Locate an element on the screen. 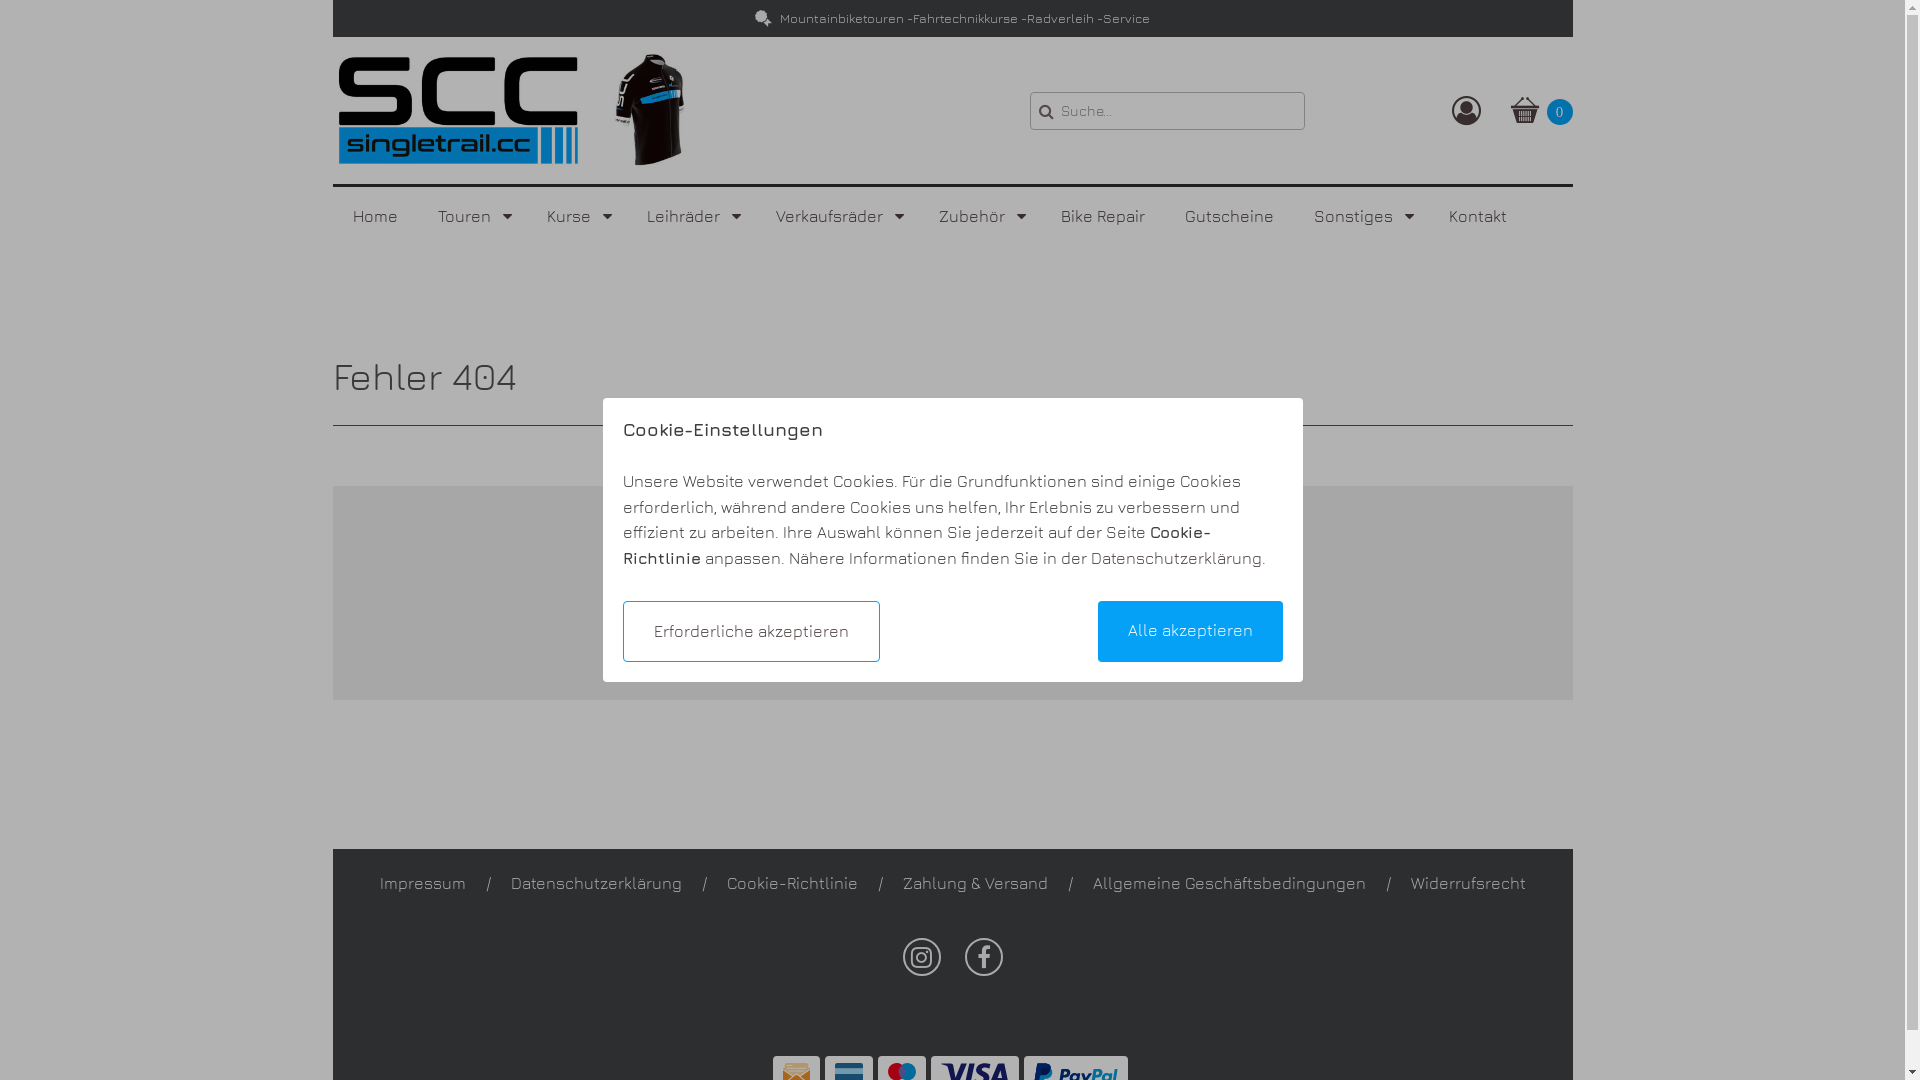 Image resolution: width=1920 pixels, height=1080 pixels. 'Warenkorb anzeigen. Sie haben 0 Artikel im Warenkorb. is located at coordinates (1539, 110).